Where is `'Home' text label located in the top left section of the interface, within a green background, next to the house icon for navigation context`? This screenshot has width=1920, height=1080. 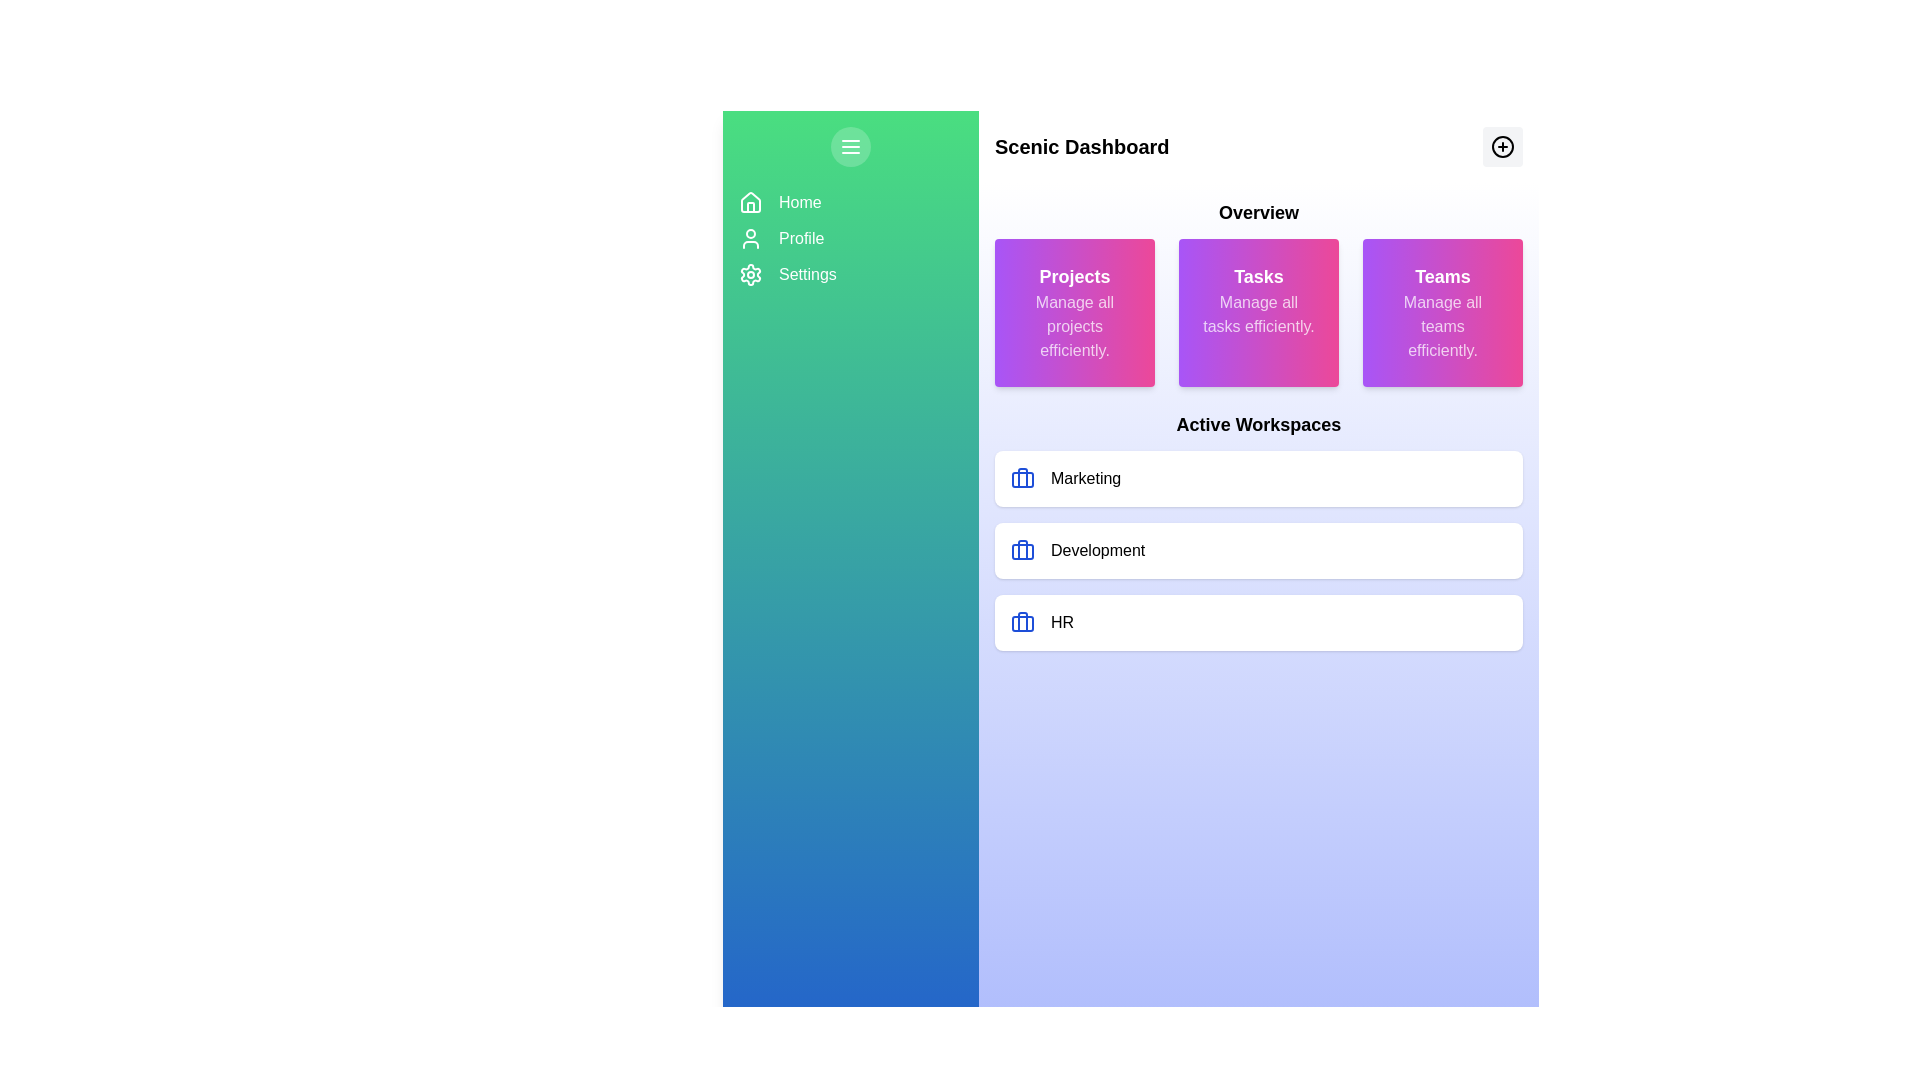
'Home' text label located in the top left section of the interface, within a green background, next to the house icon for navigation context is located at coordinates (800, 203).